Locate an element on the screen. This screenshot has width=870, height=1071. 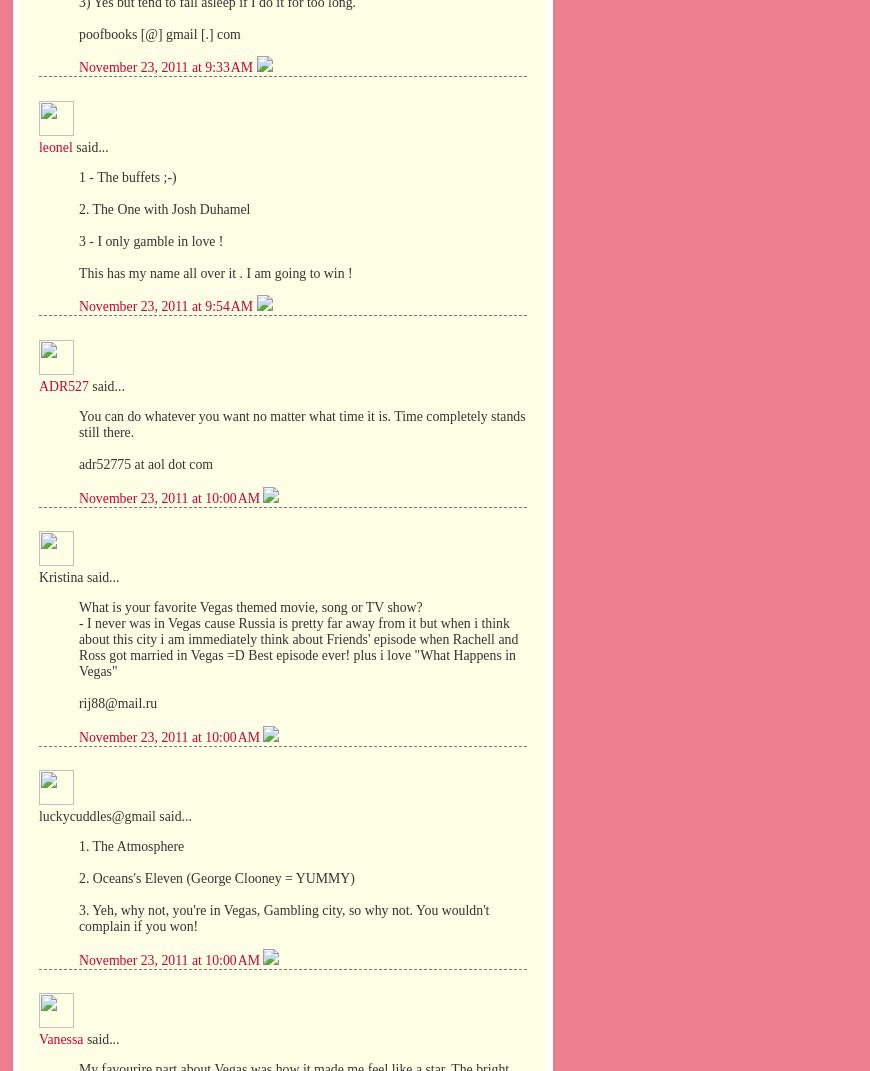
'November 23, 2011 at 9:33 AM' is located at coordinates (166, 66).